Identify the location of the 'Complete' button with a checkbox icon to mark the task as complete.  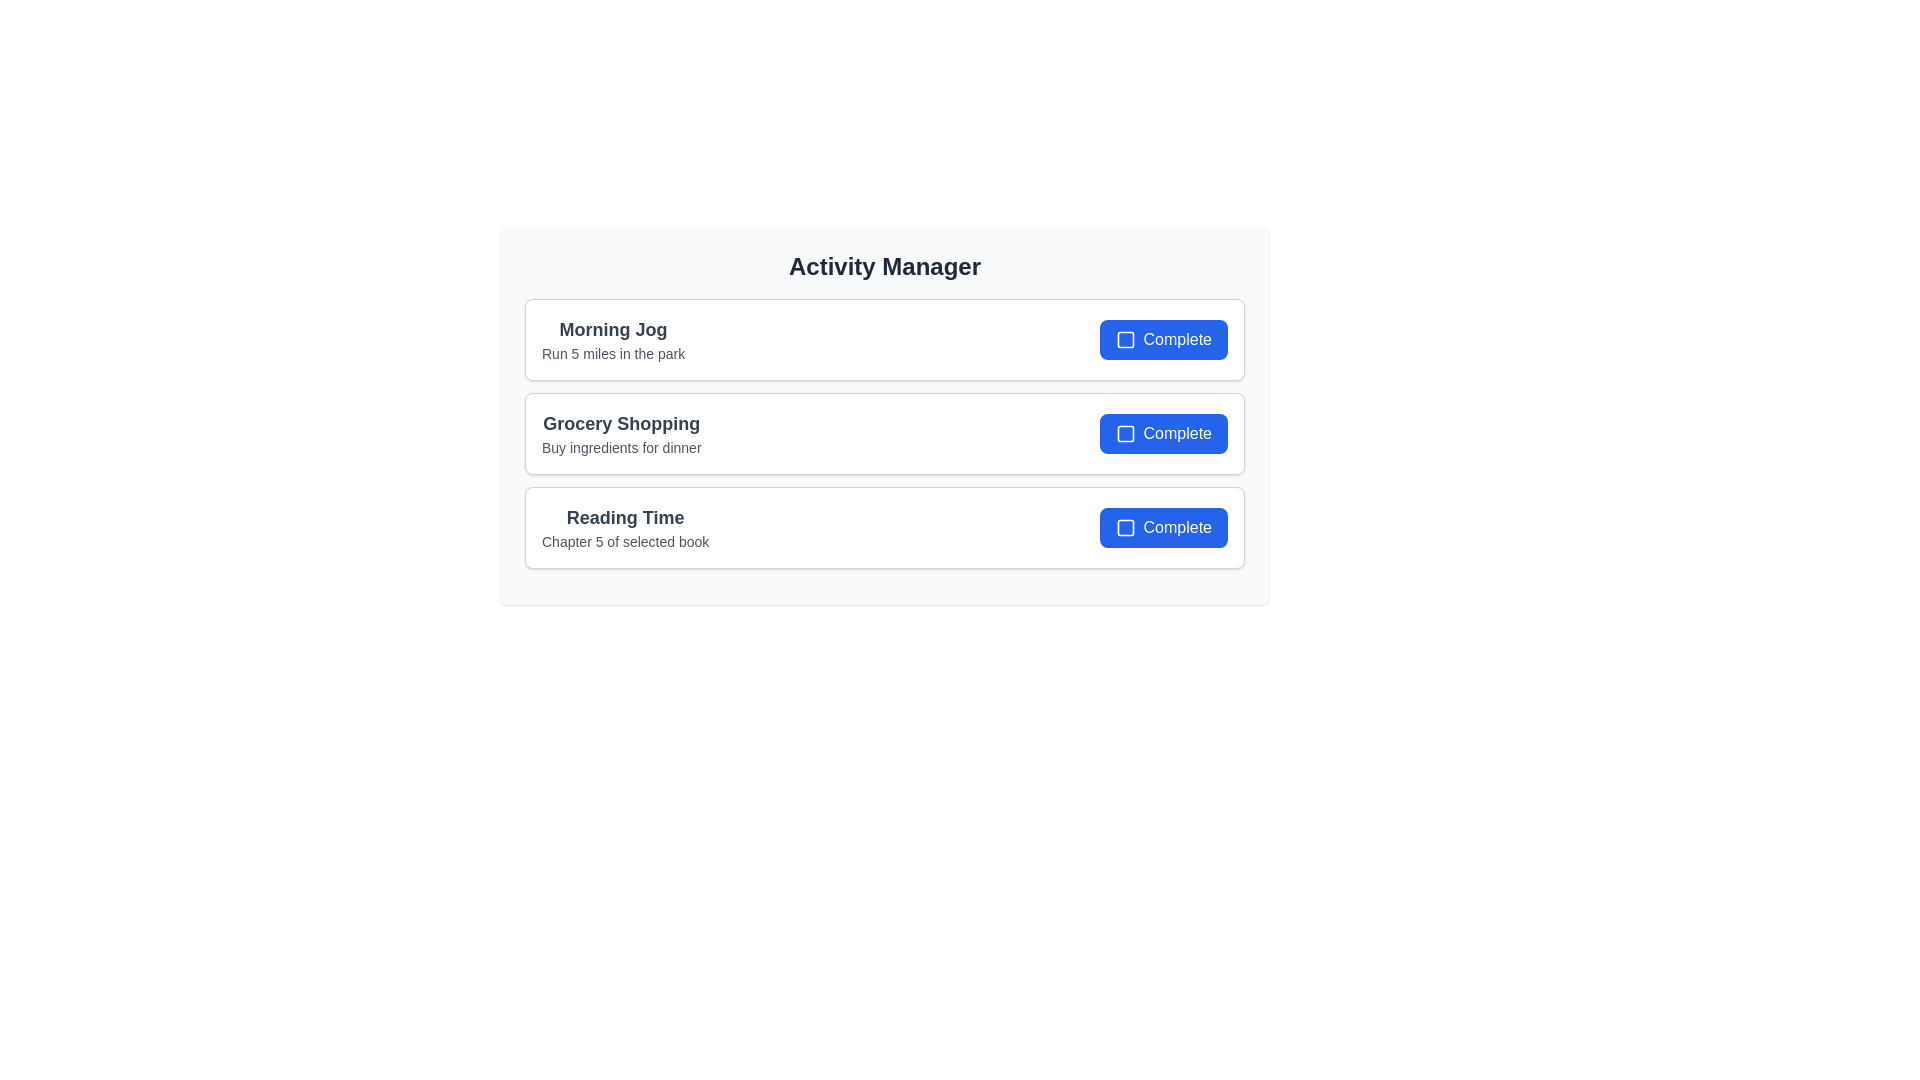
(1163, 338).